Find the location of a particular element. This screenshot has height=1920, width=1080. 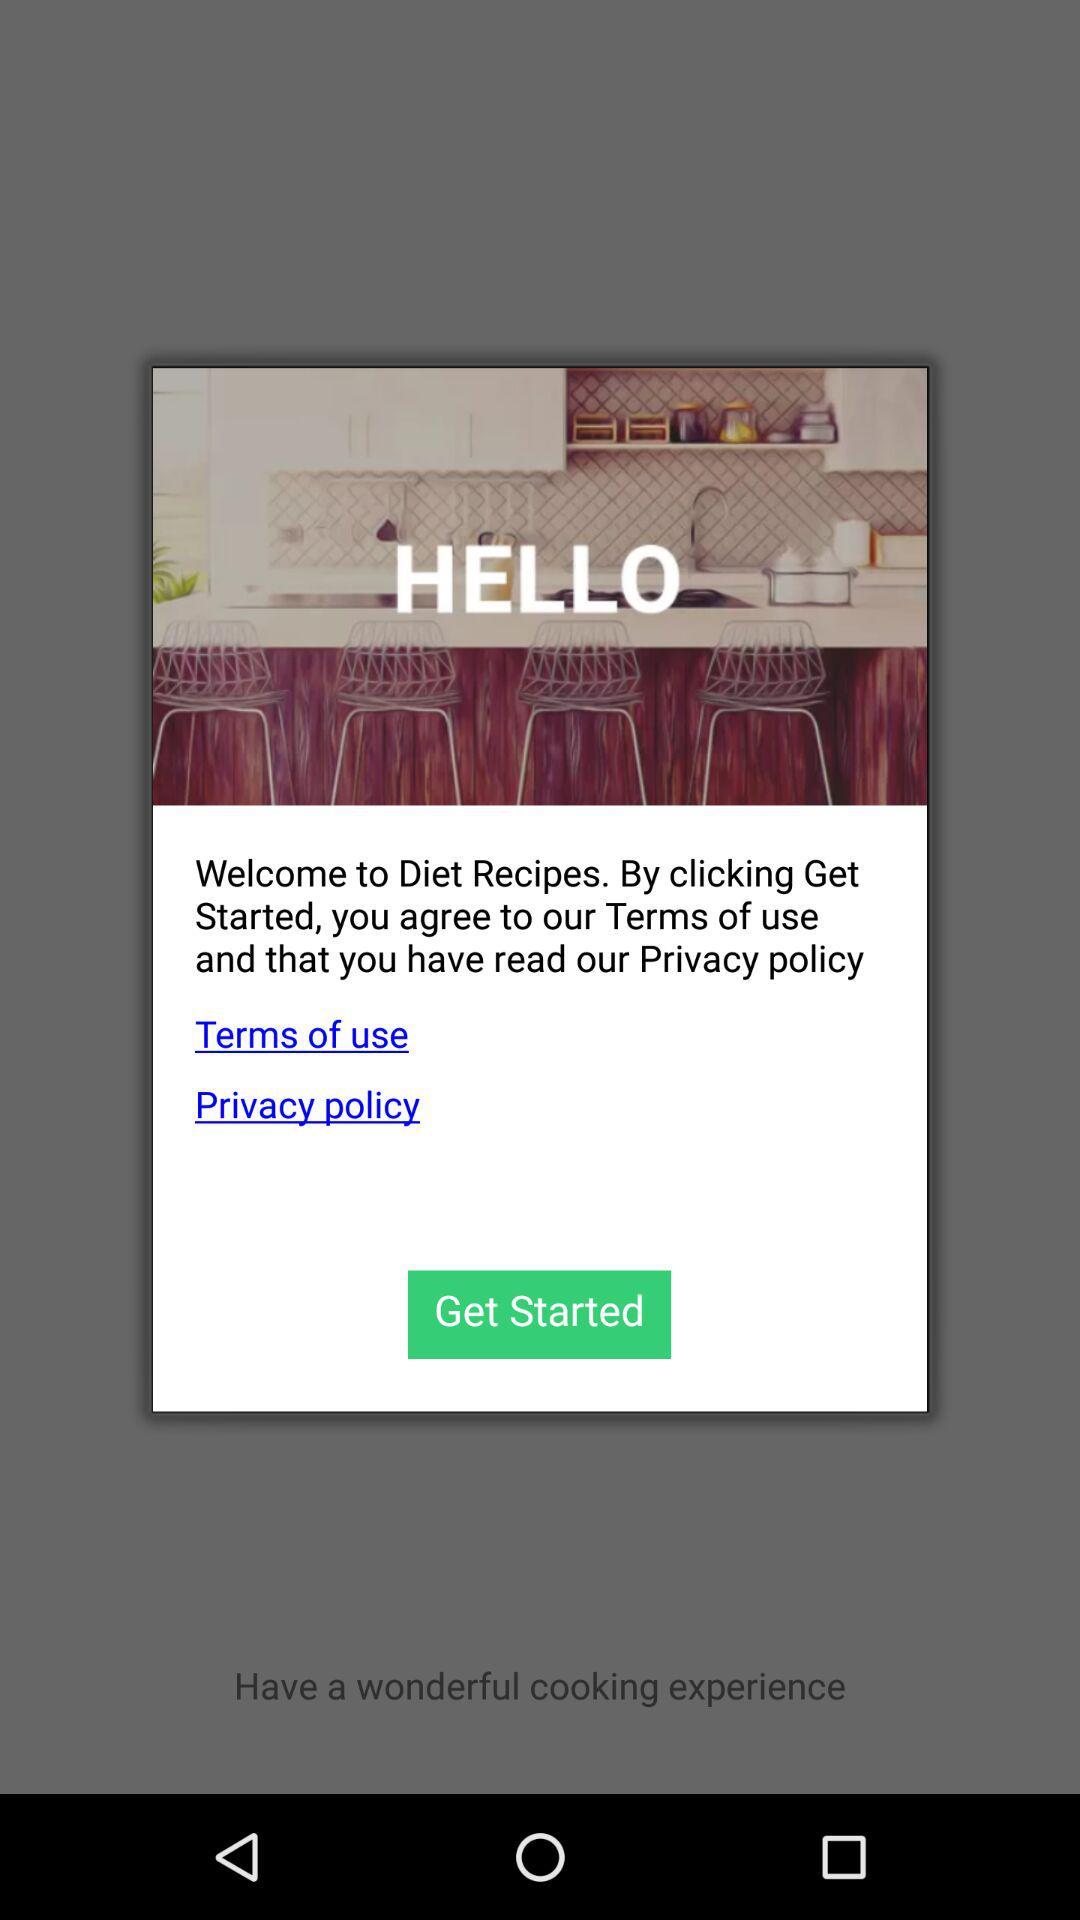

the welcome to diet is located at coordinates (518, 898).